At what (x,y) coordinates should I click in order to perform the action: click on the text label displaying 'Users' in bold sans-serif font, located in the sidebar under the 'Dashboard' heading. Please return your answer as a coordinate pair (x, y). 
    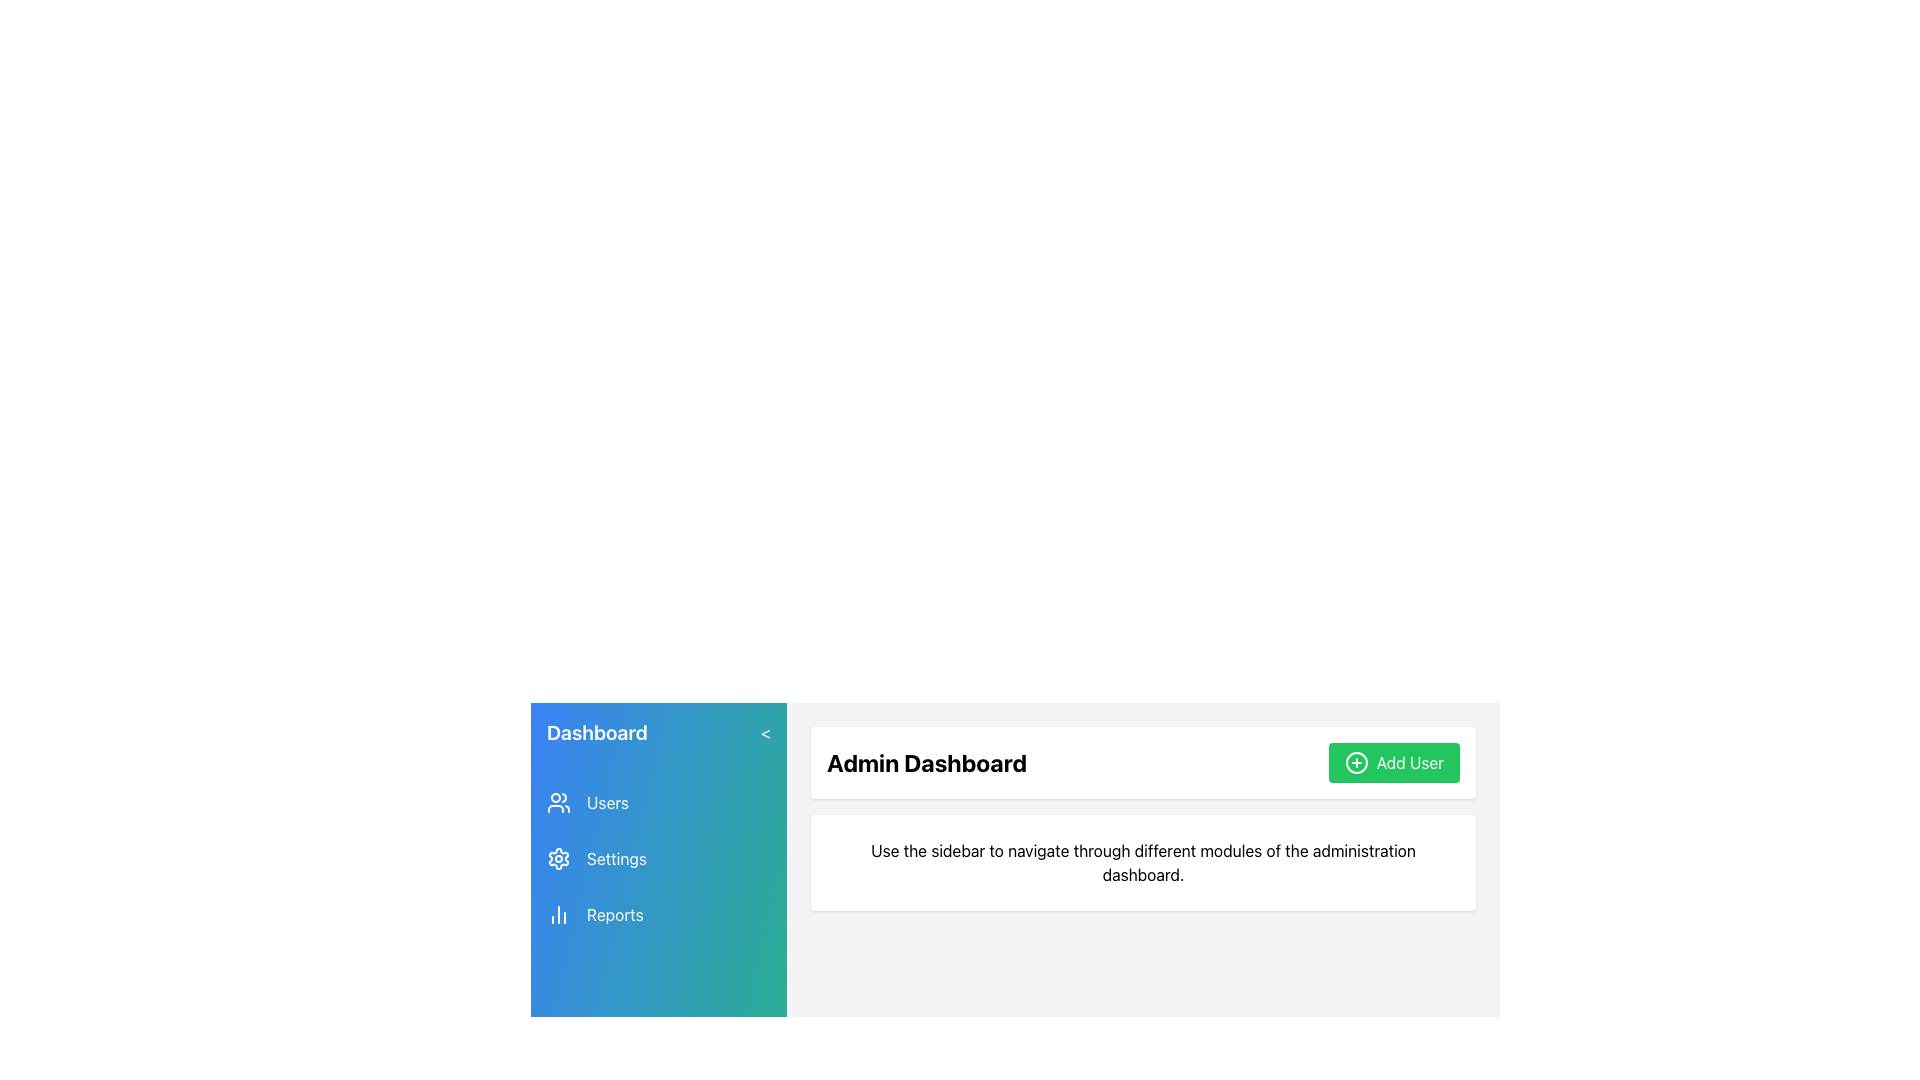
    Looking at the image, I should click on (607, 801).